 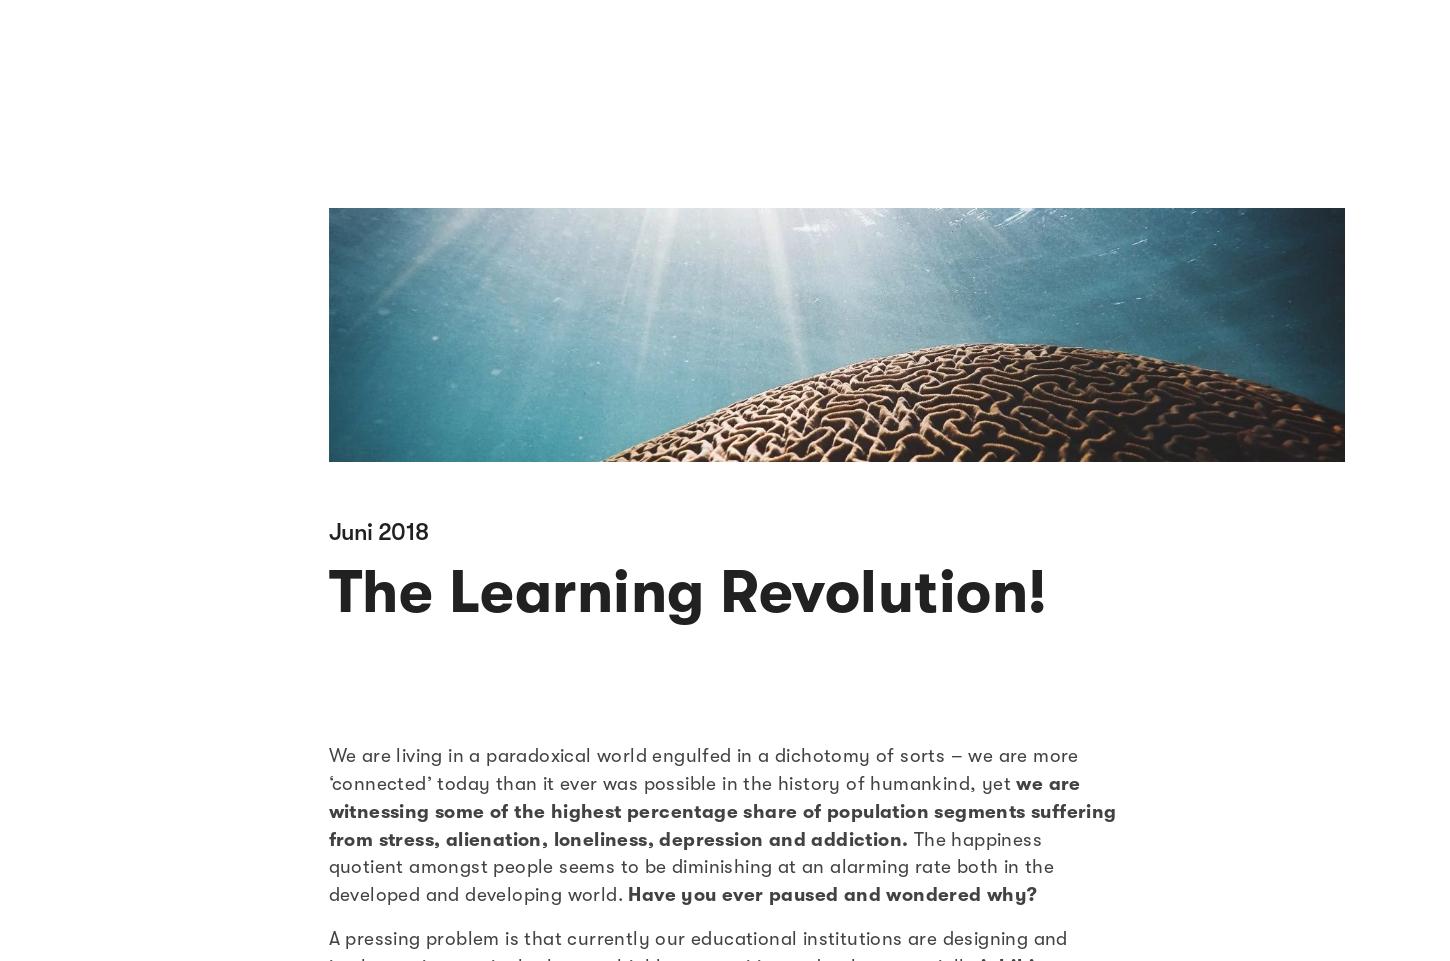 What do you see at coordinates (170, 742) in the screenshot?
I see `'Der Kulturraum vereint die kulturellen Veranstaltungen an unseren Standorten.'` at bounding box center [170, 742].